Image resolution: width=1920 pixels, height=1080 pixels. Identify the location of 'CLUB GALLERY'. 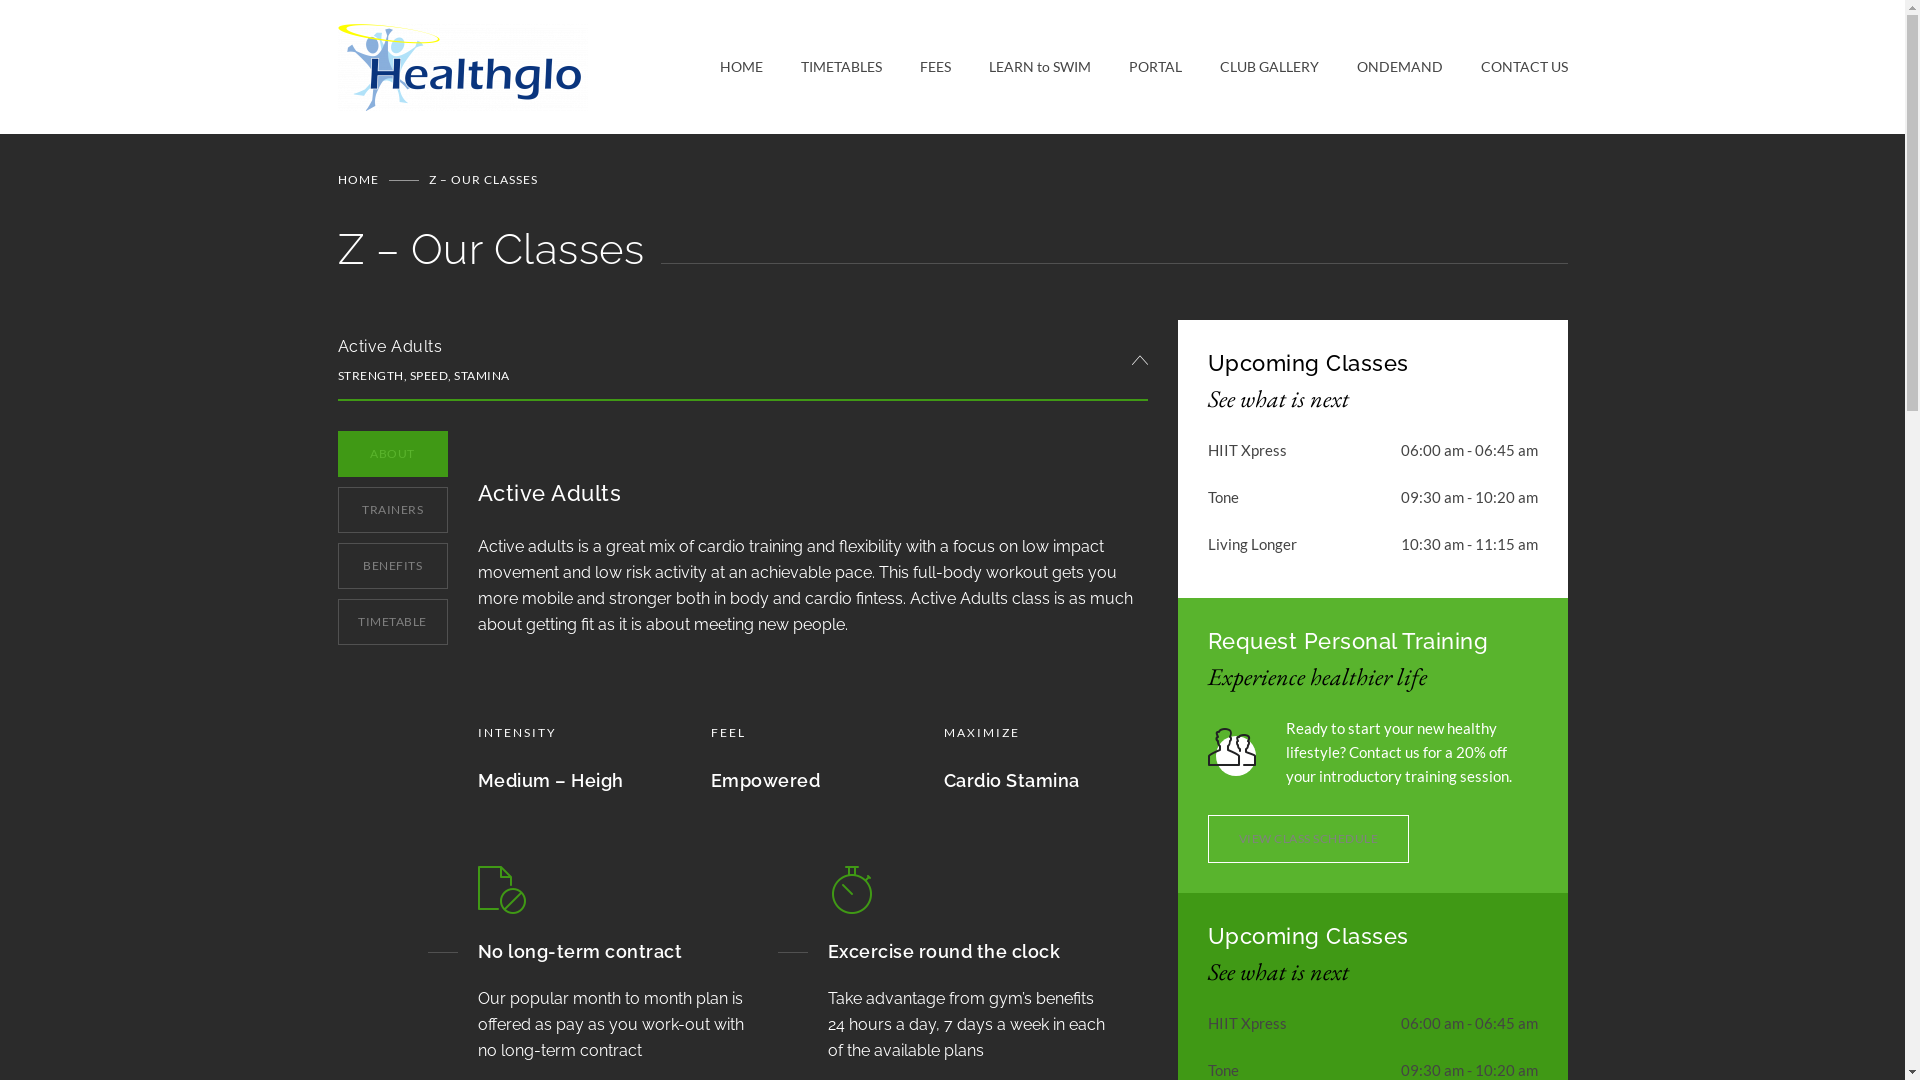
(1249, 65).